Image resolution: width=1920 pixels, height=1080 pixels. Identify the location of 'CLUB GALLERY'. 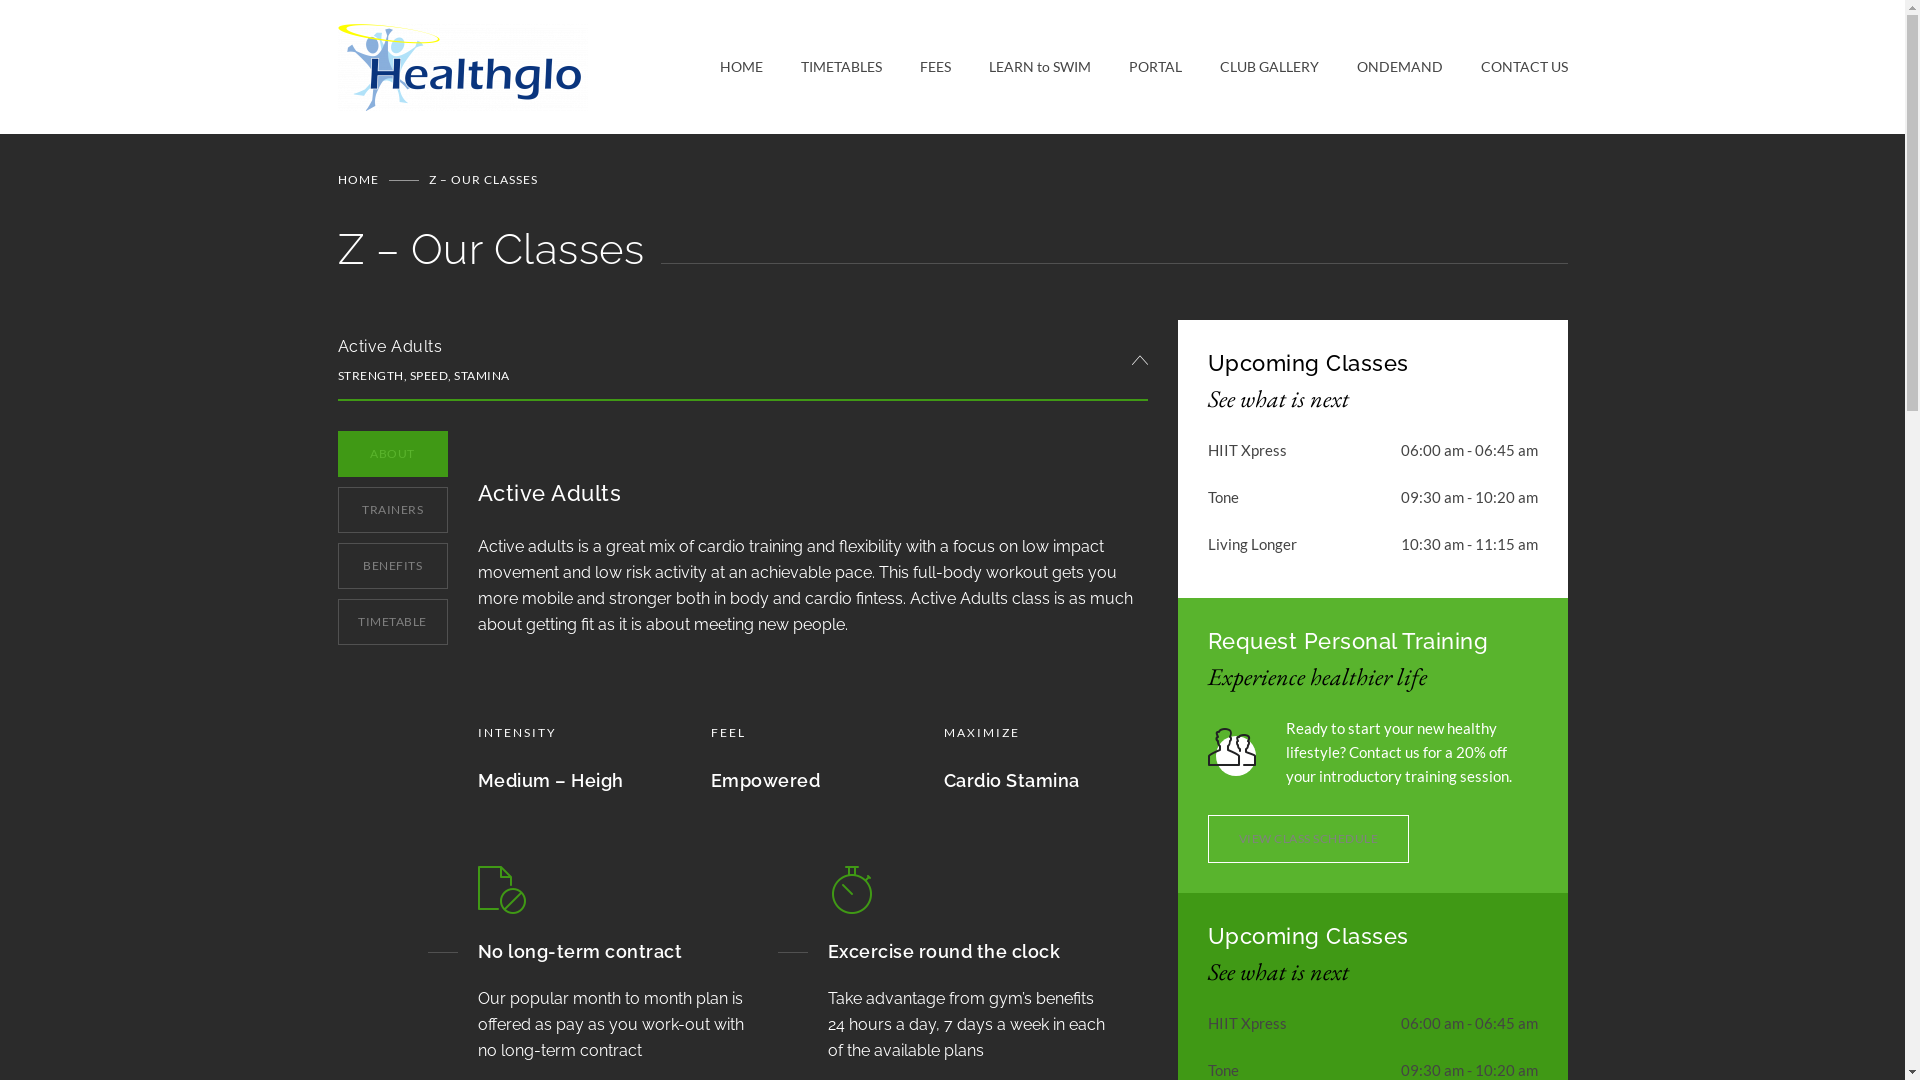
(1249, 65).